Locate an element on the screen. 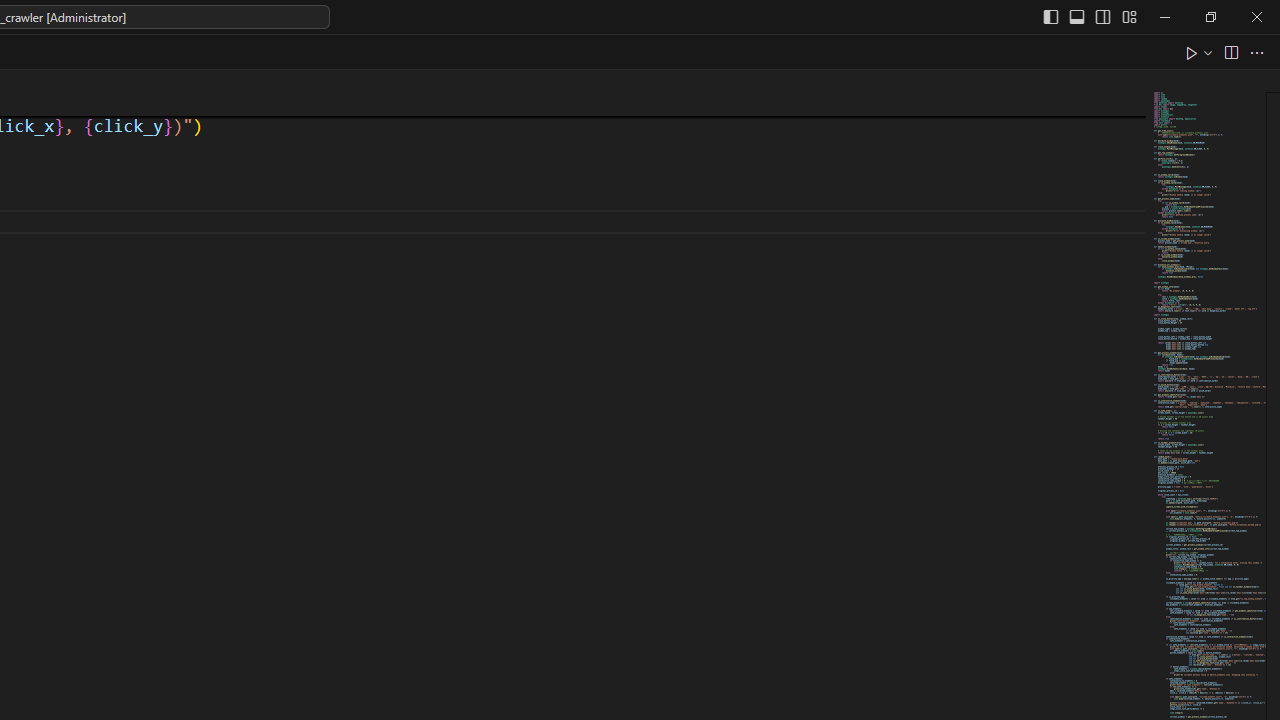 This screenshot has height=720, width=1280. 'Customize Layout...' is located at coordinates (1128, 16).